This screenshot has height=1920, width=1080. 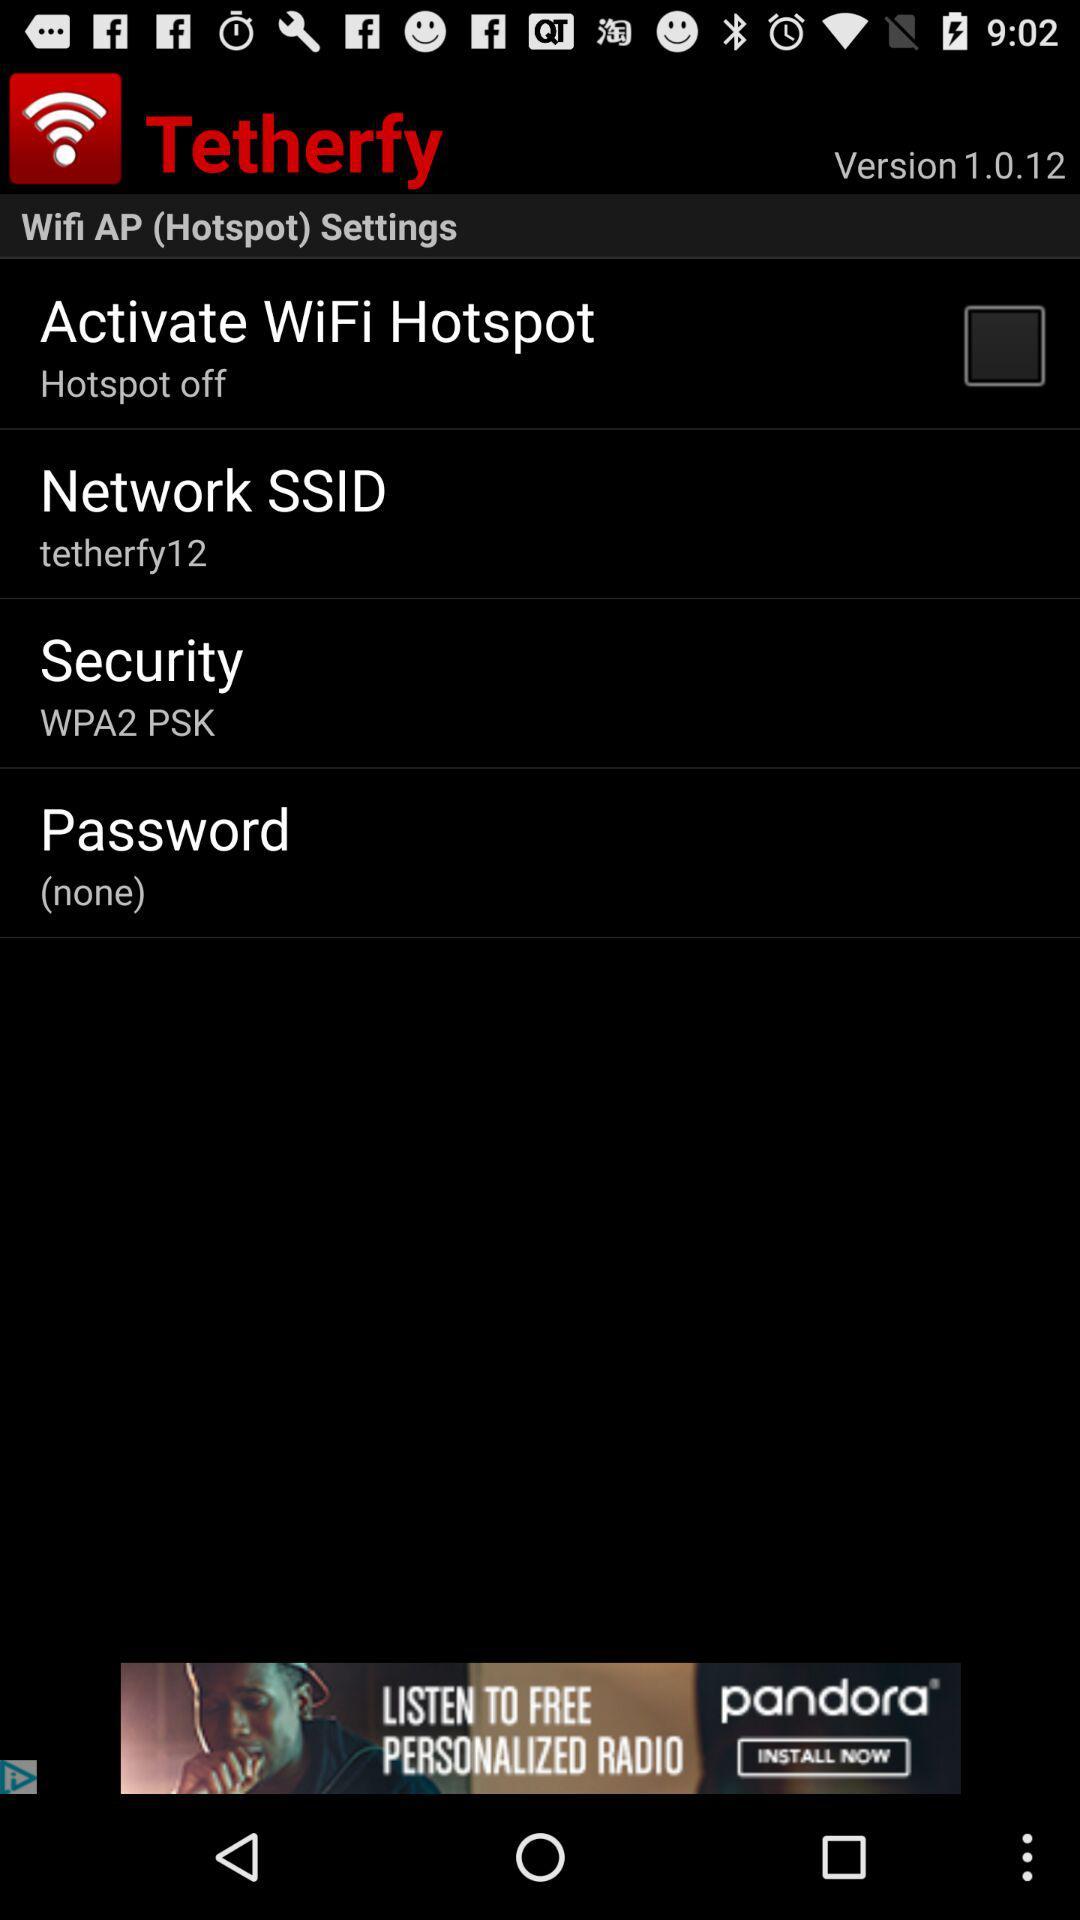 I want to click on the item above the (none) item, so click(x=164, y=827).